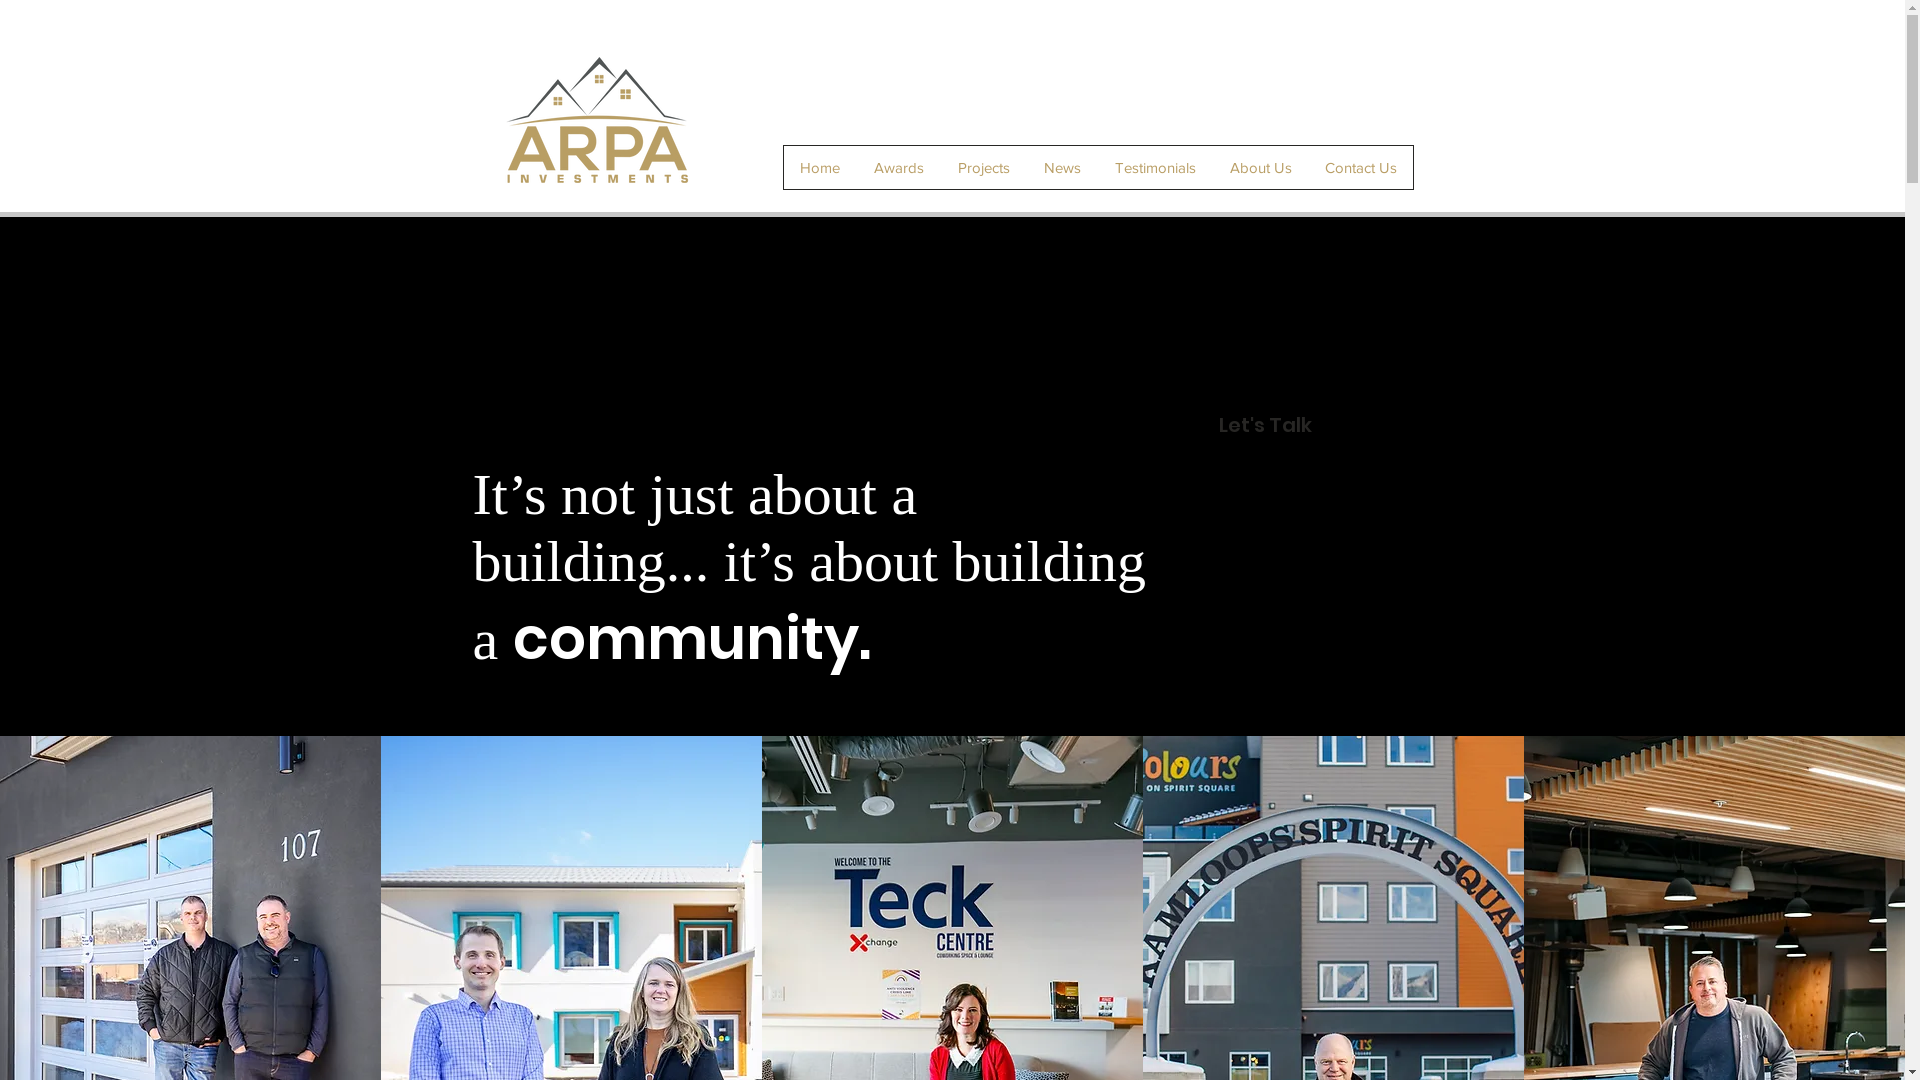  I want to click on 'Contact Us', so click(1308, 166).